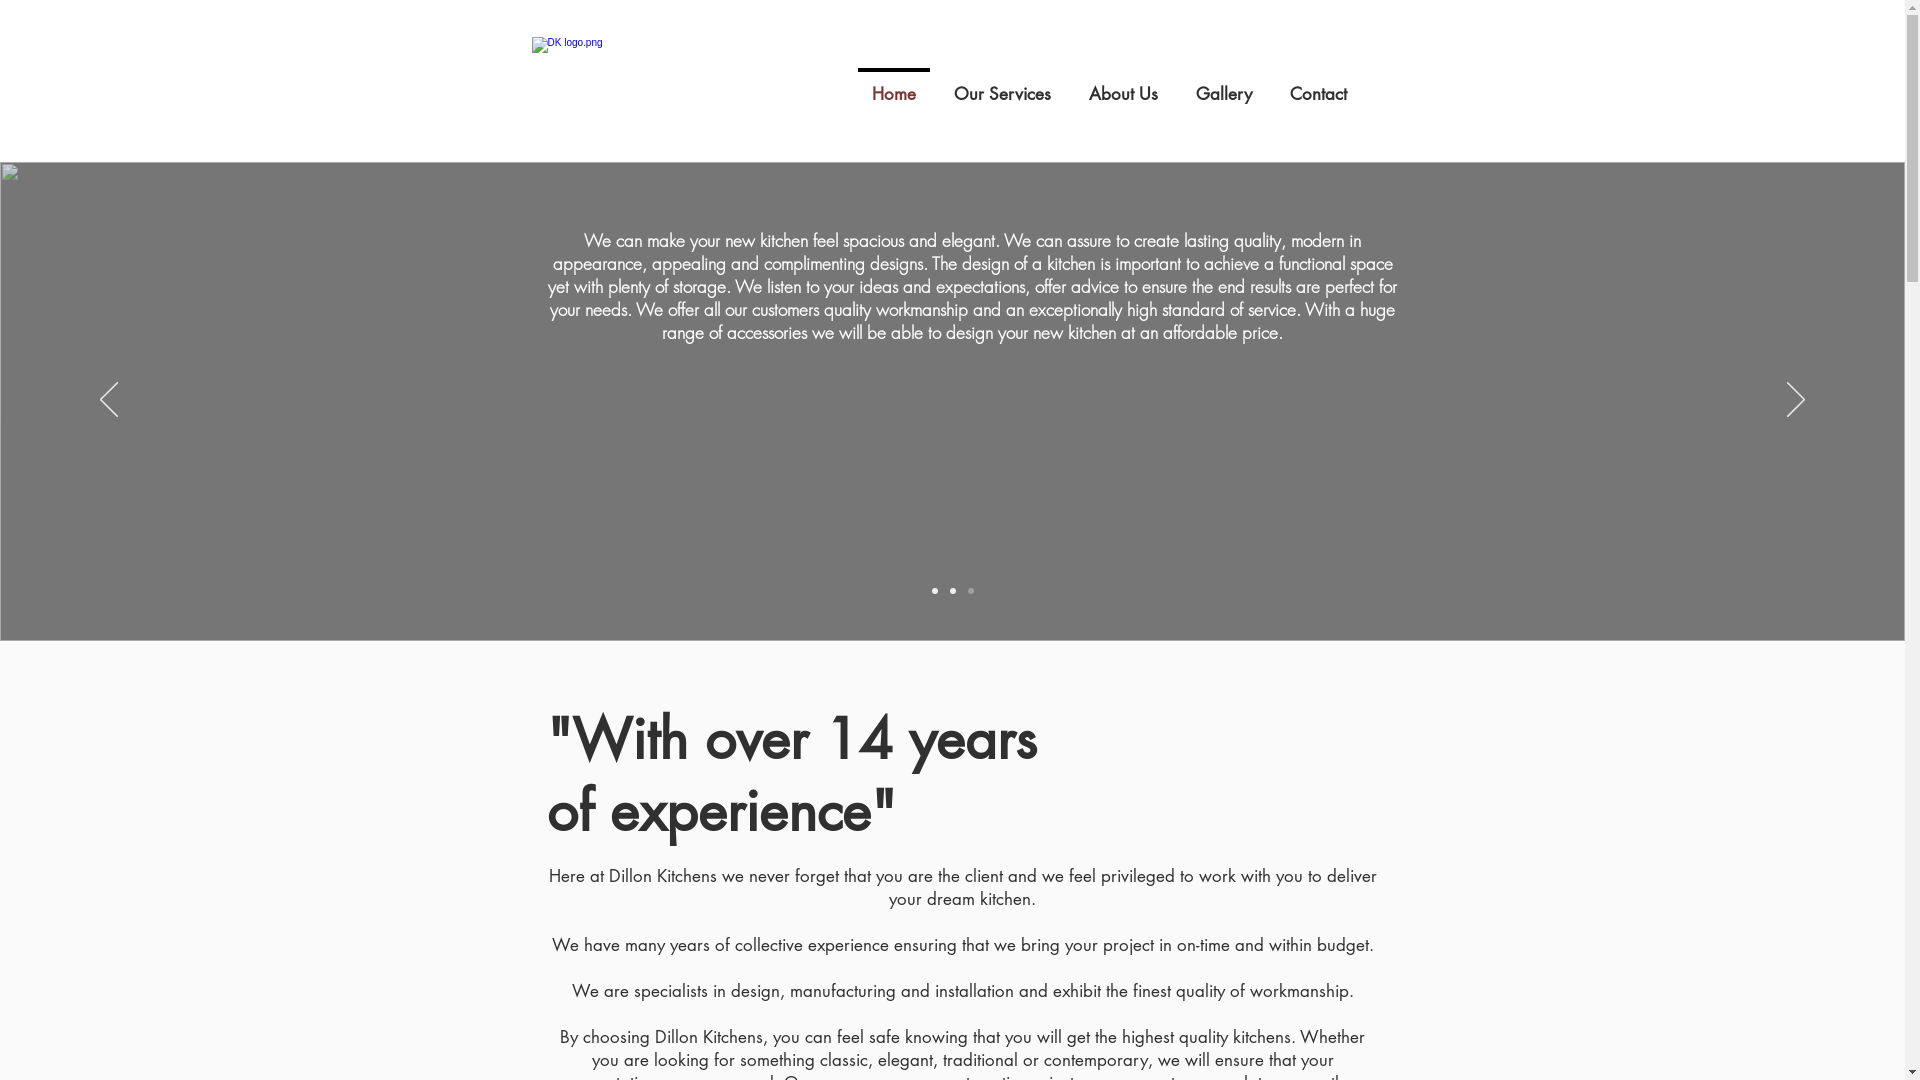 The height and width of the screenshot is (1080, 1920). I want to click on 'Contact', so click(1317, 83).